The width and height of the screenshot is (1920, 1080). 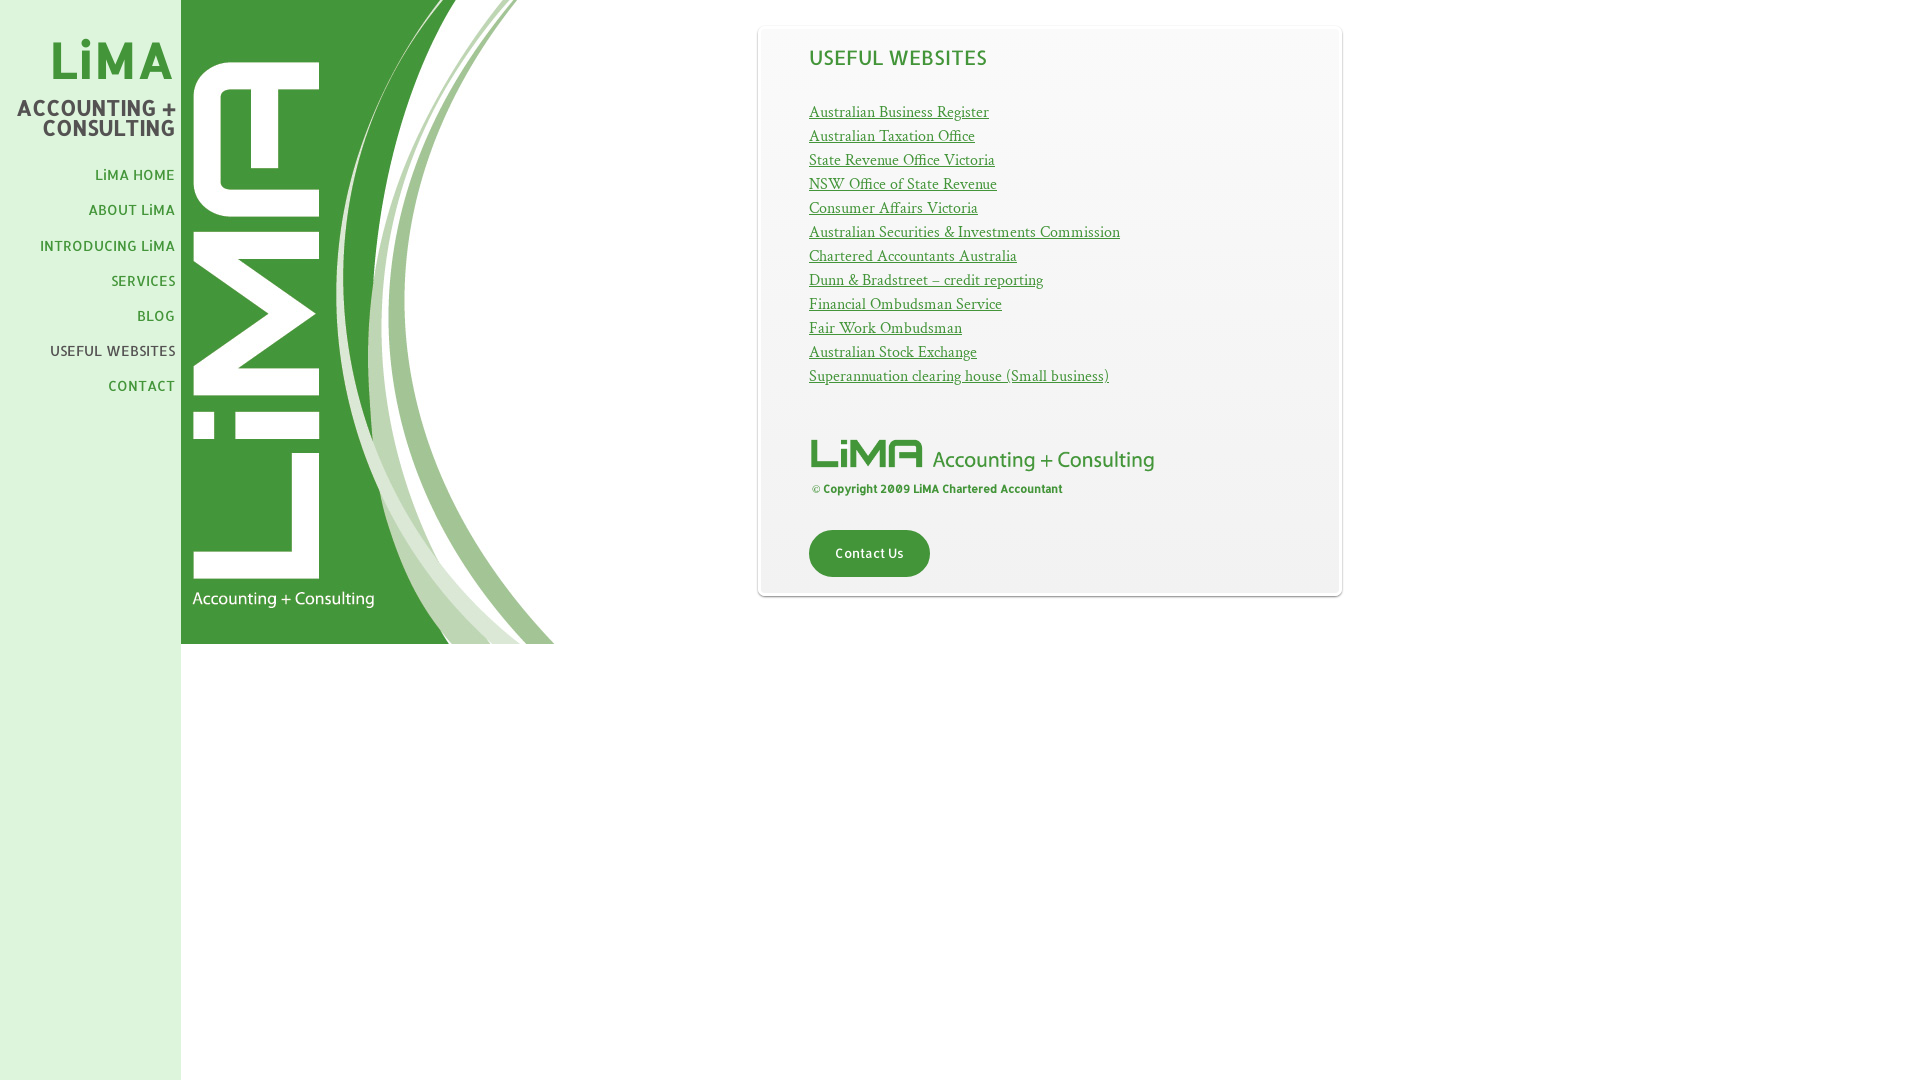 What do you see at coordinates (48, 59) in the screenshot?
I see `'LiMA'` at bounding box center [48, 59].